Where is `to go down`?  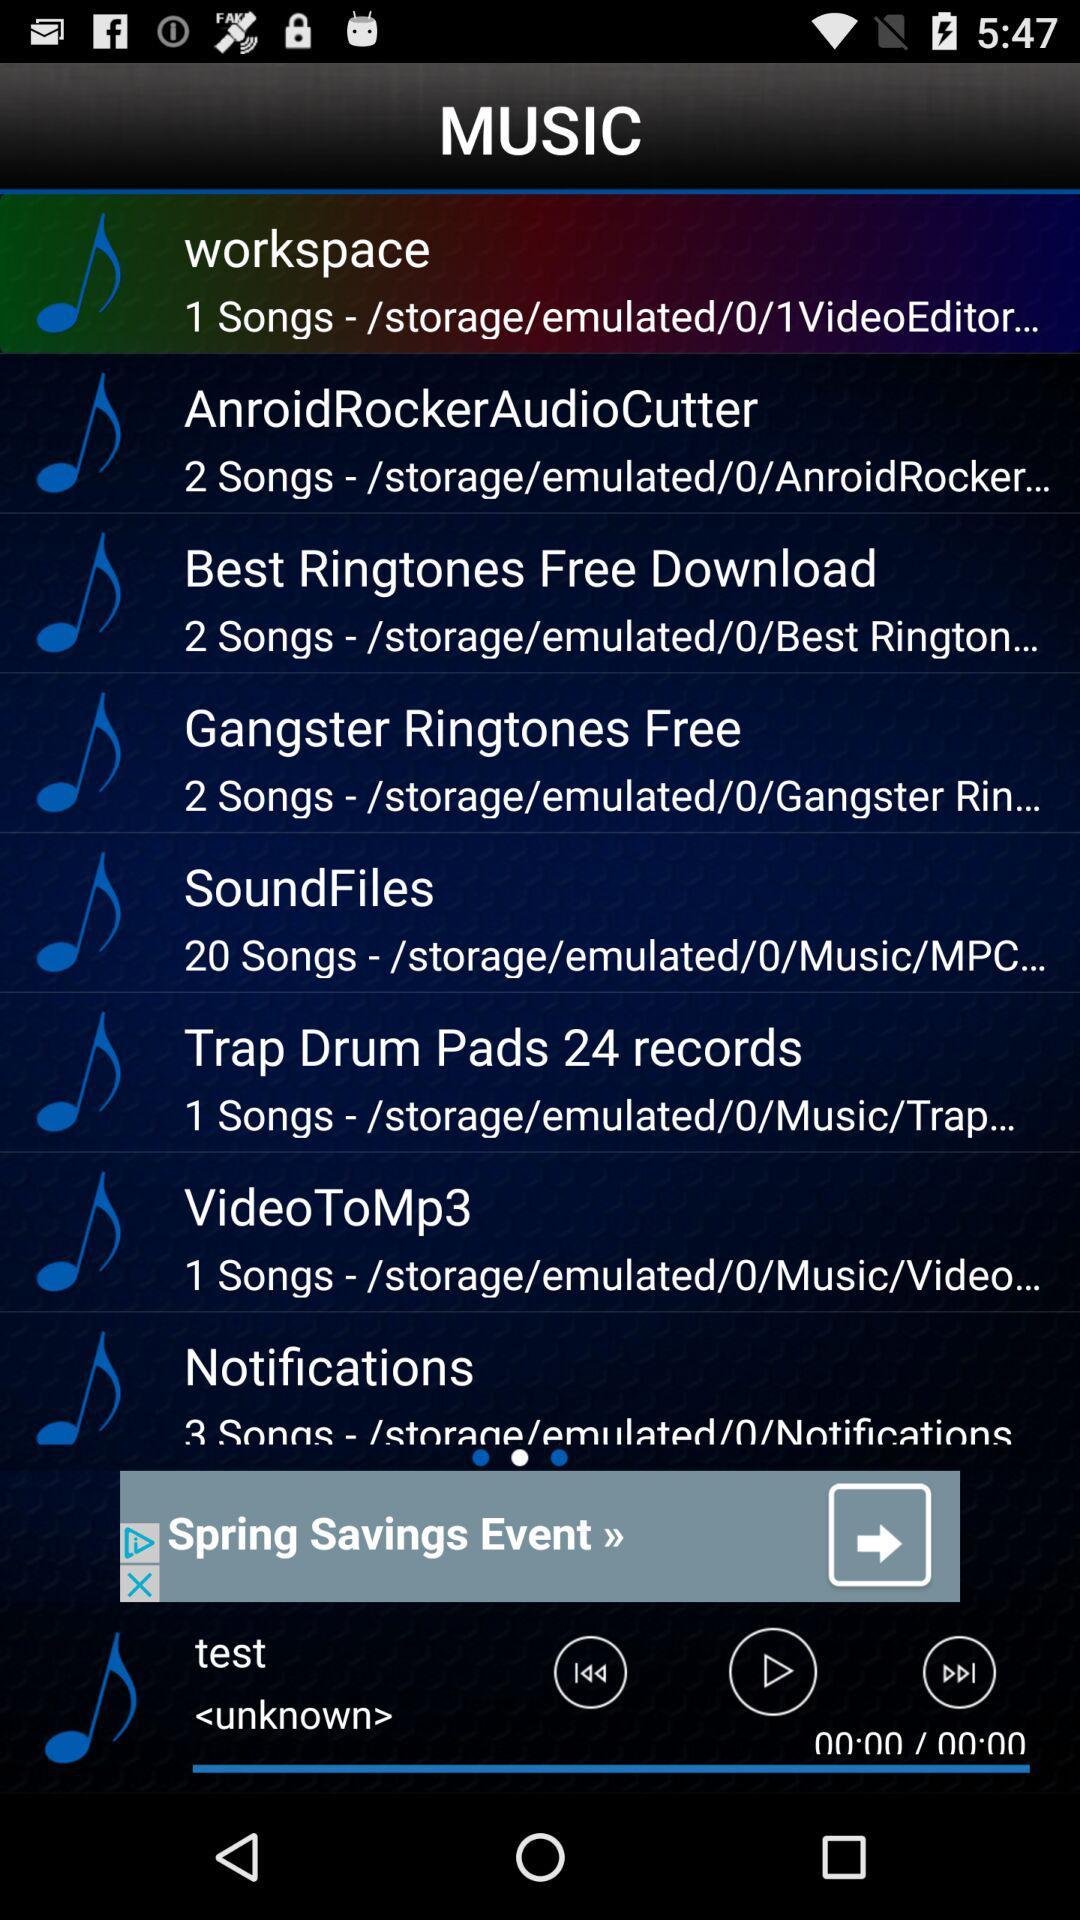 to go down is located at coordinates (90, 1697).